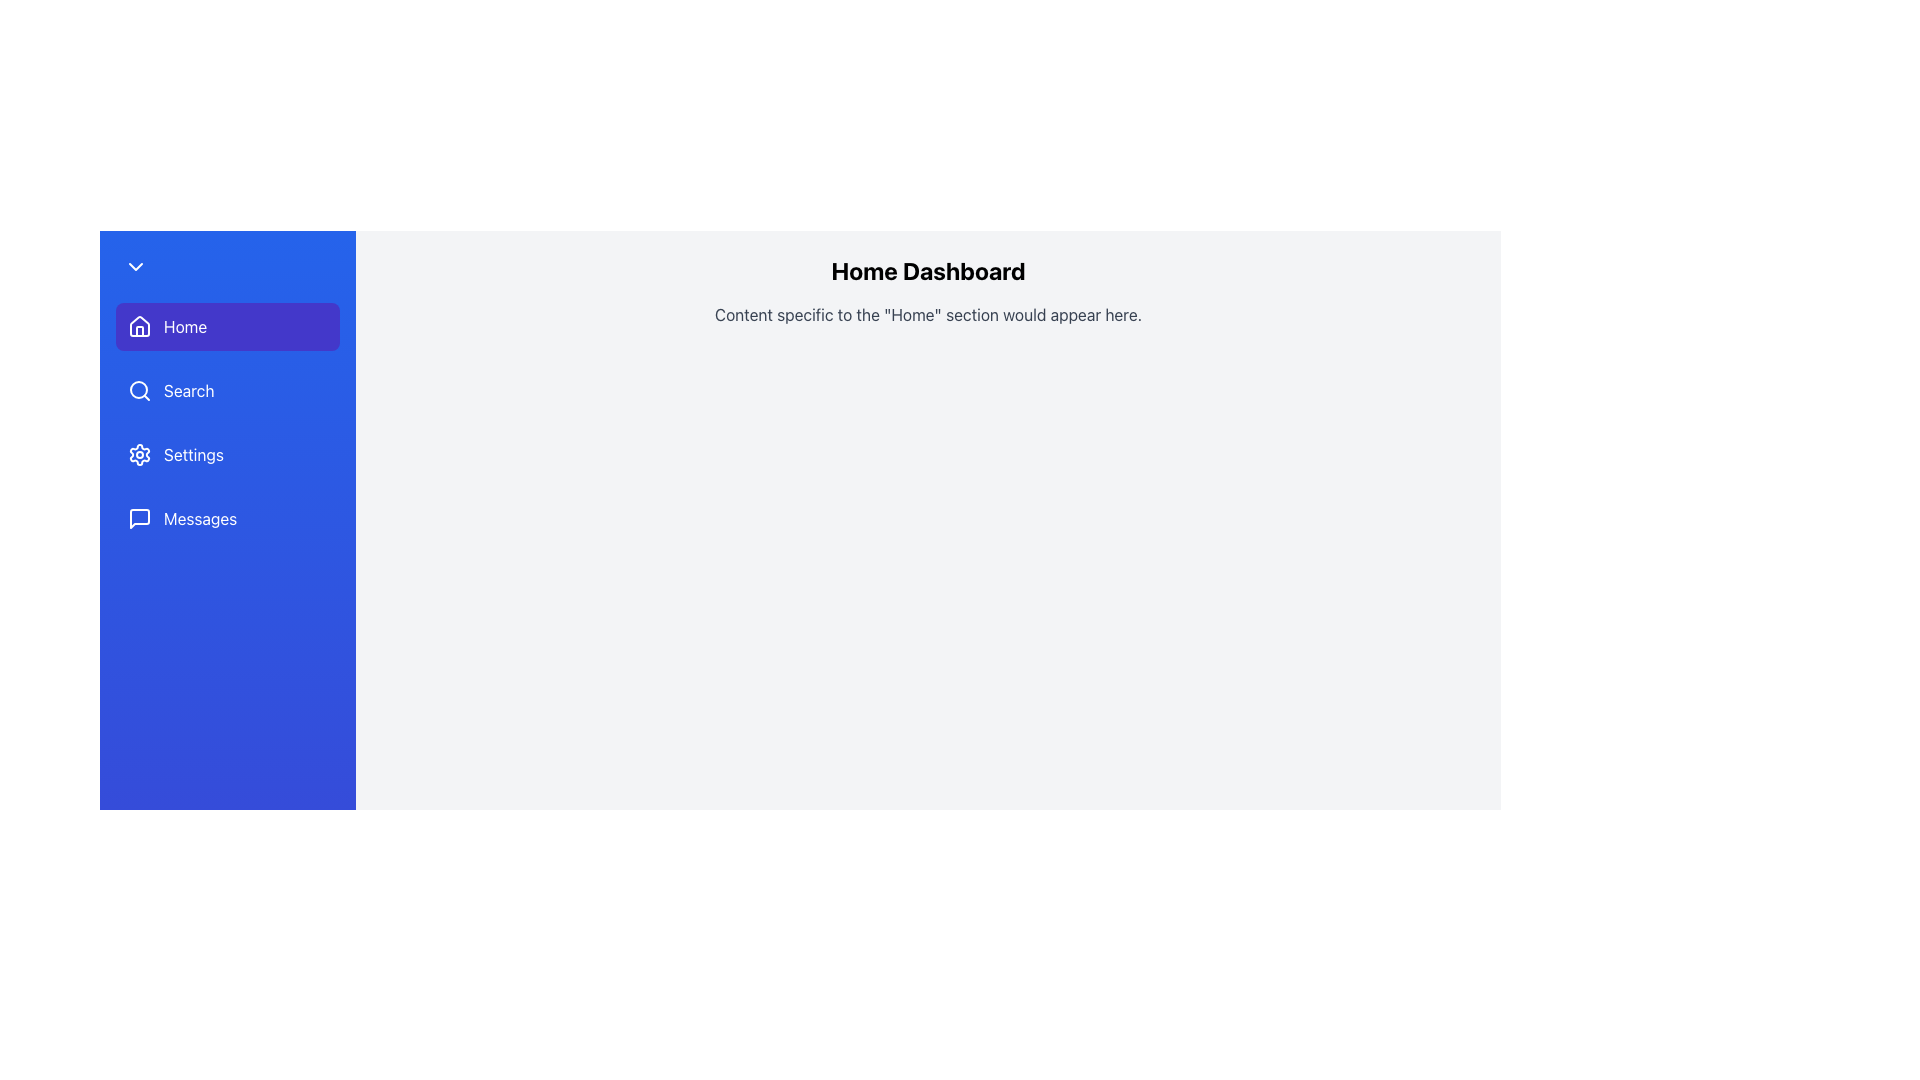 The height and width of the screenshot is (1080, 1920). I want to click on the navigation button located in the left-hand vertical navigation bar, positioned below the 'Search' menu item and above the 'Messages' menu item, which is the third item in the menu group, so click(227, 455).